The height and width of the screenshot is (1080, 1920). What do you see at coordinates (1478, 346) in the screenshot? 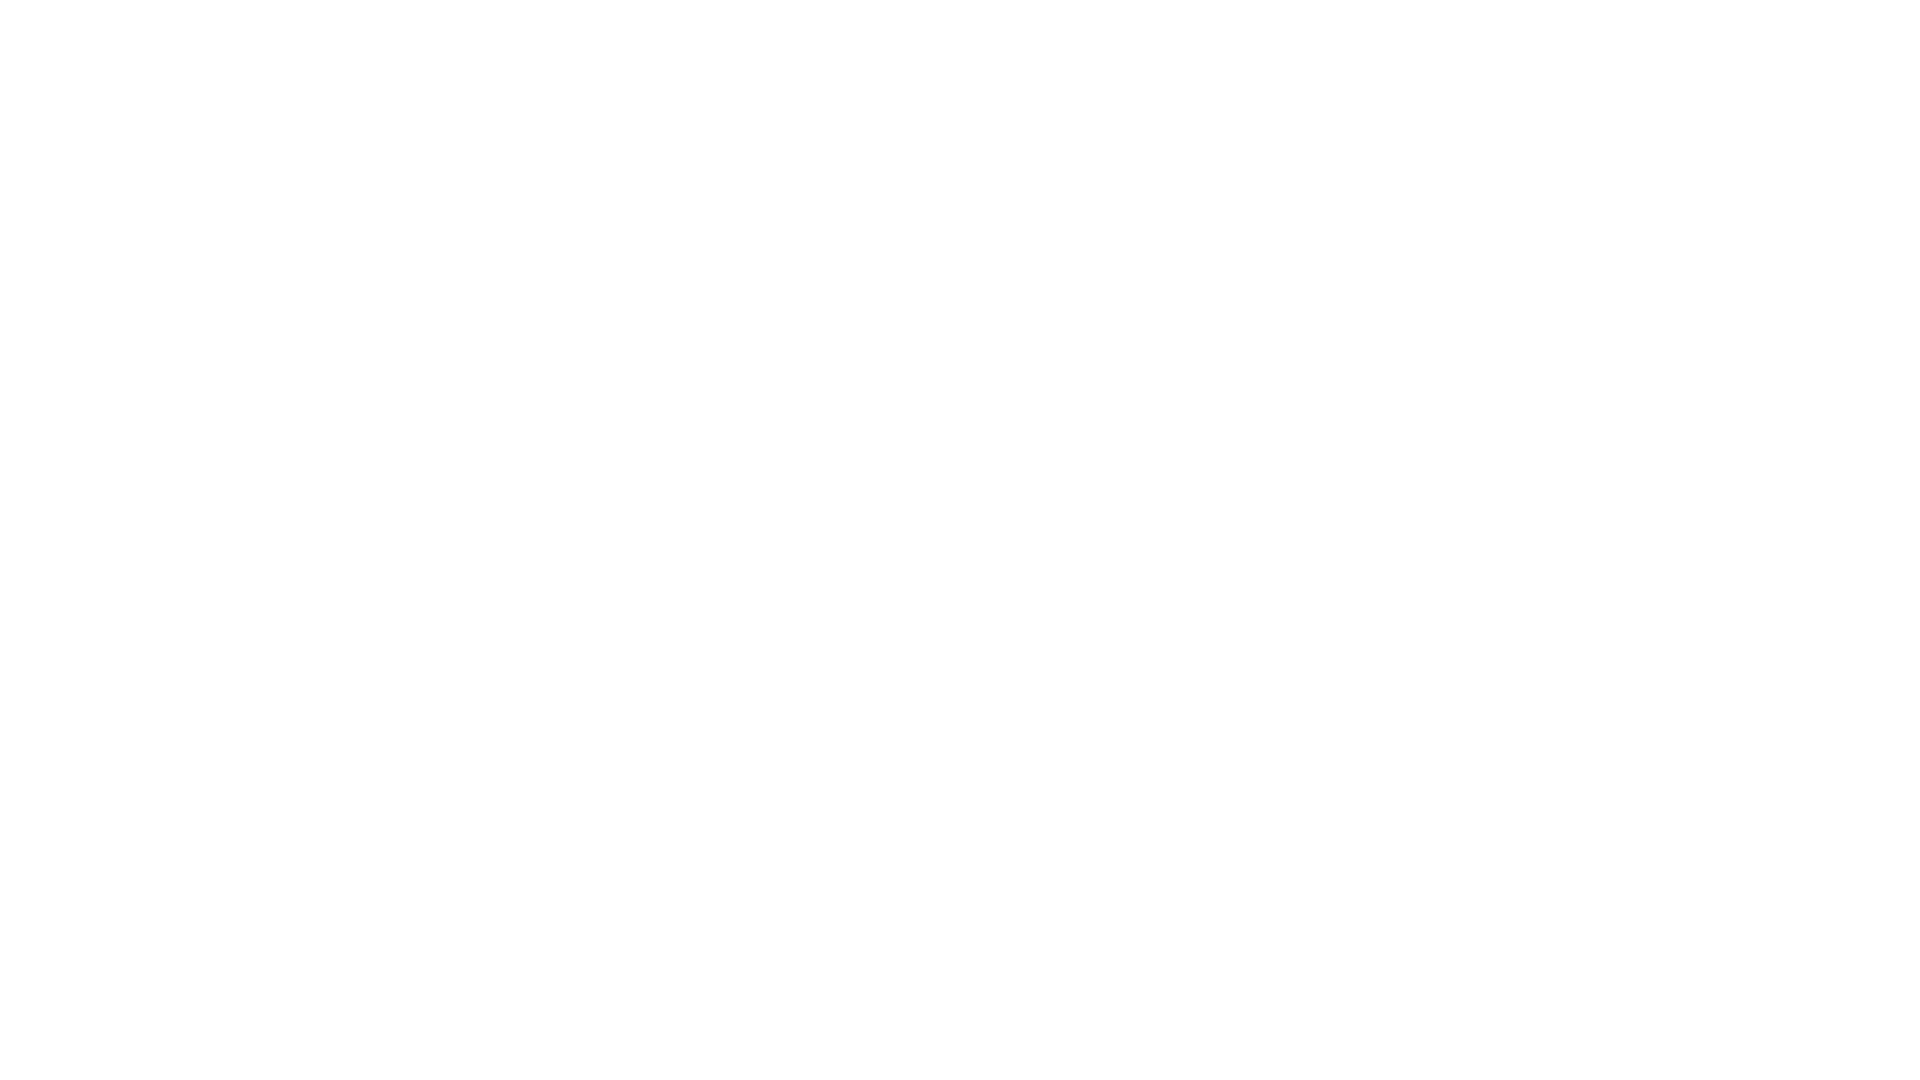
I see `Next` at bounding box center [1478, 346].